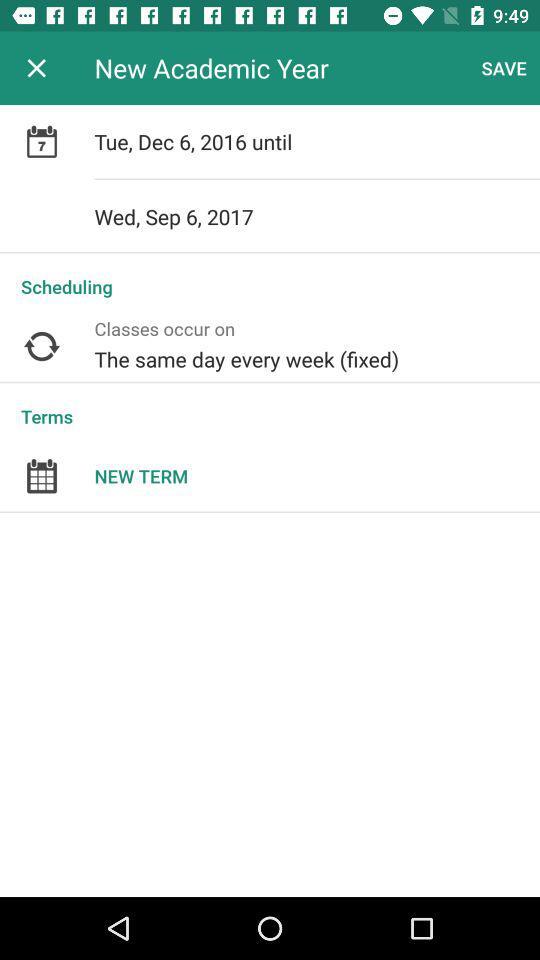 Image resolution: width=540 pixels, height=960 pixels. I want to click on item to the right of new academic year app, so click(503, 68).